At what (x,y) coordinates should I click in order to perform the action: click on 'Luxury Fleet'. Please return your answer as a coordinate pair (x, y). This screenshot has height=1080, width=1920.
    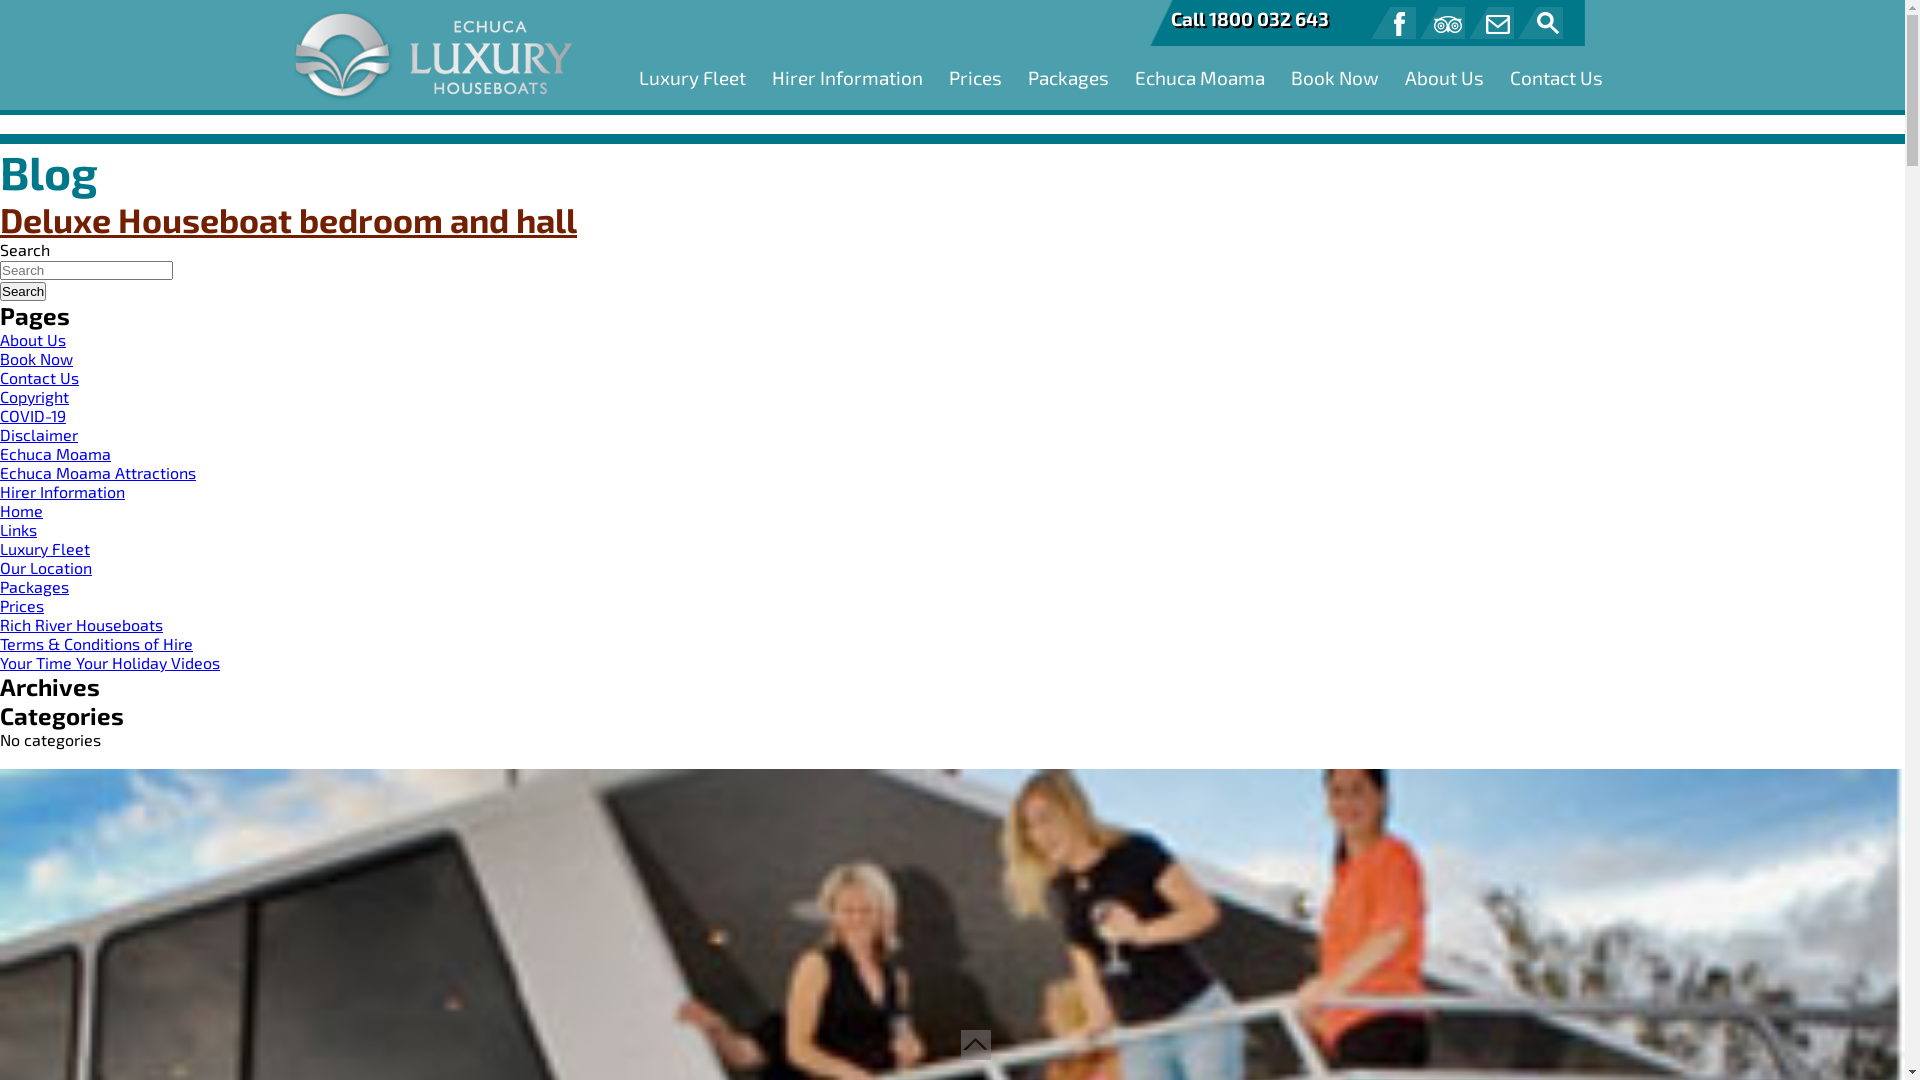
    Looking at the image, I should click on (686, 76).